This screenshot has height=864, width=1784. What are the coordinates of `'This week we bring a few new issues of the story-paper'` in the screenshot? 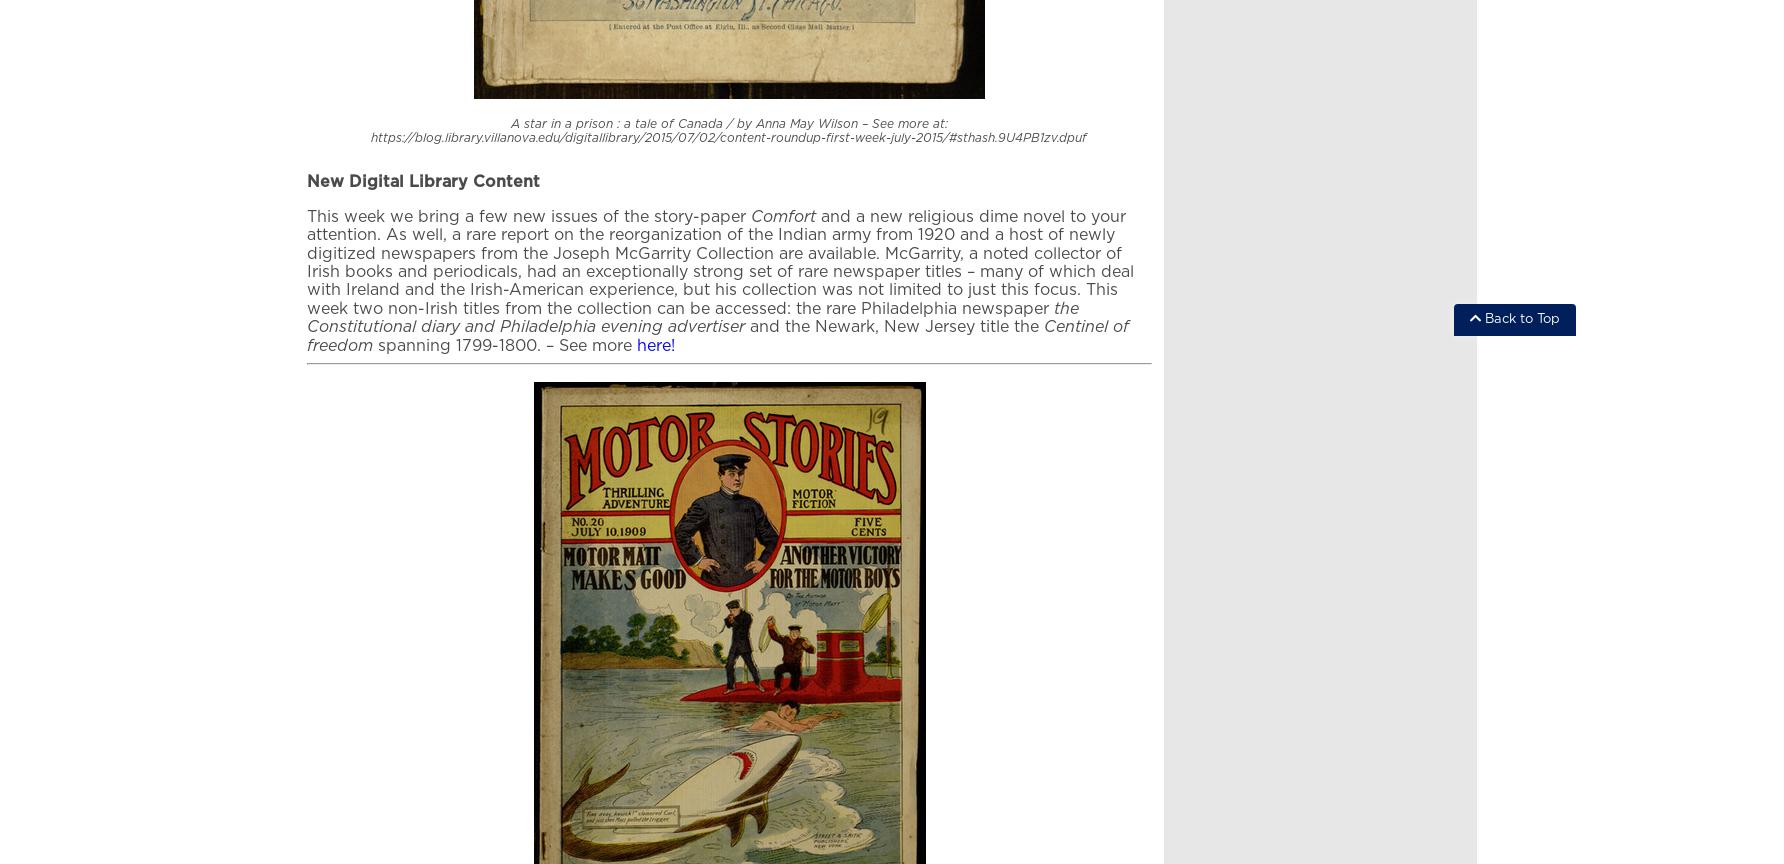 It's located at (307, 216).